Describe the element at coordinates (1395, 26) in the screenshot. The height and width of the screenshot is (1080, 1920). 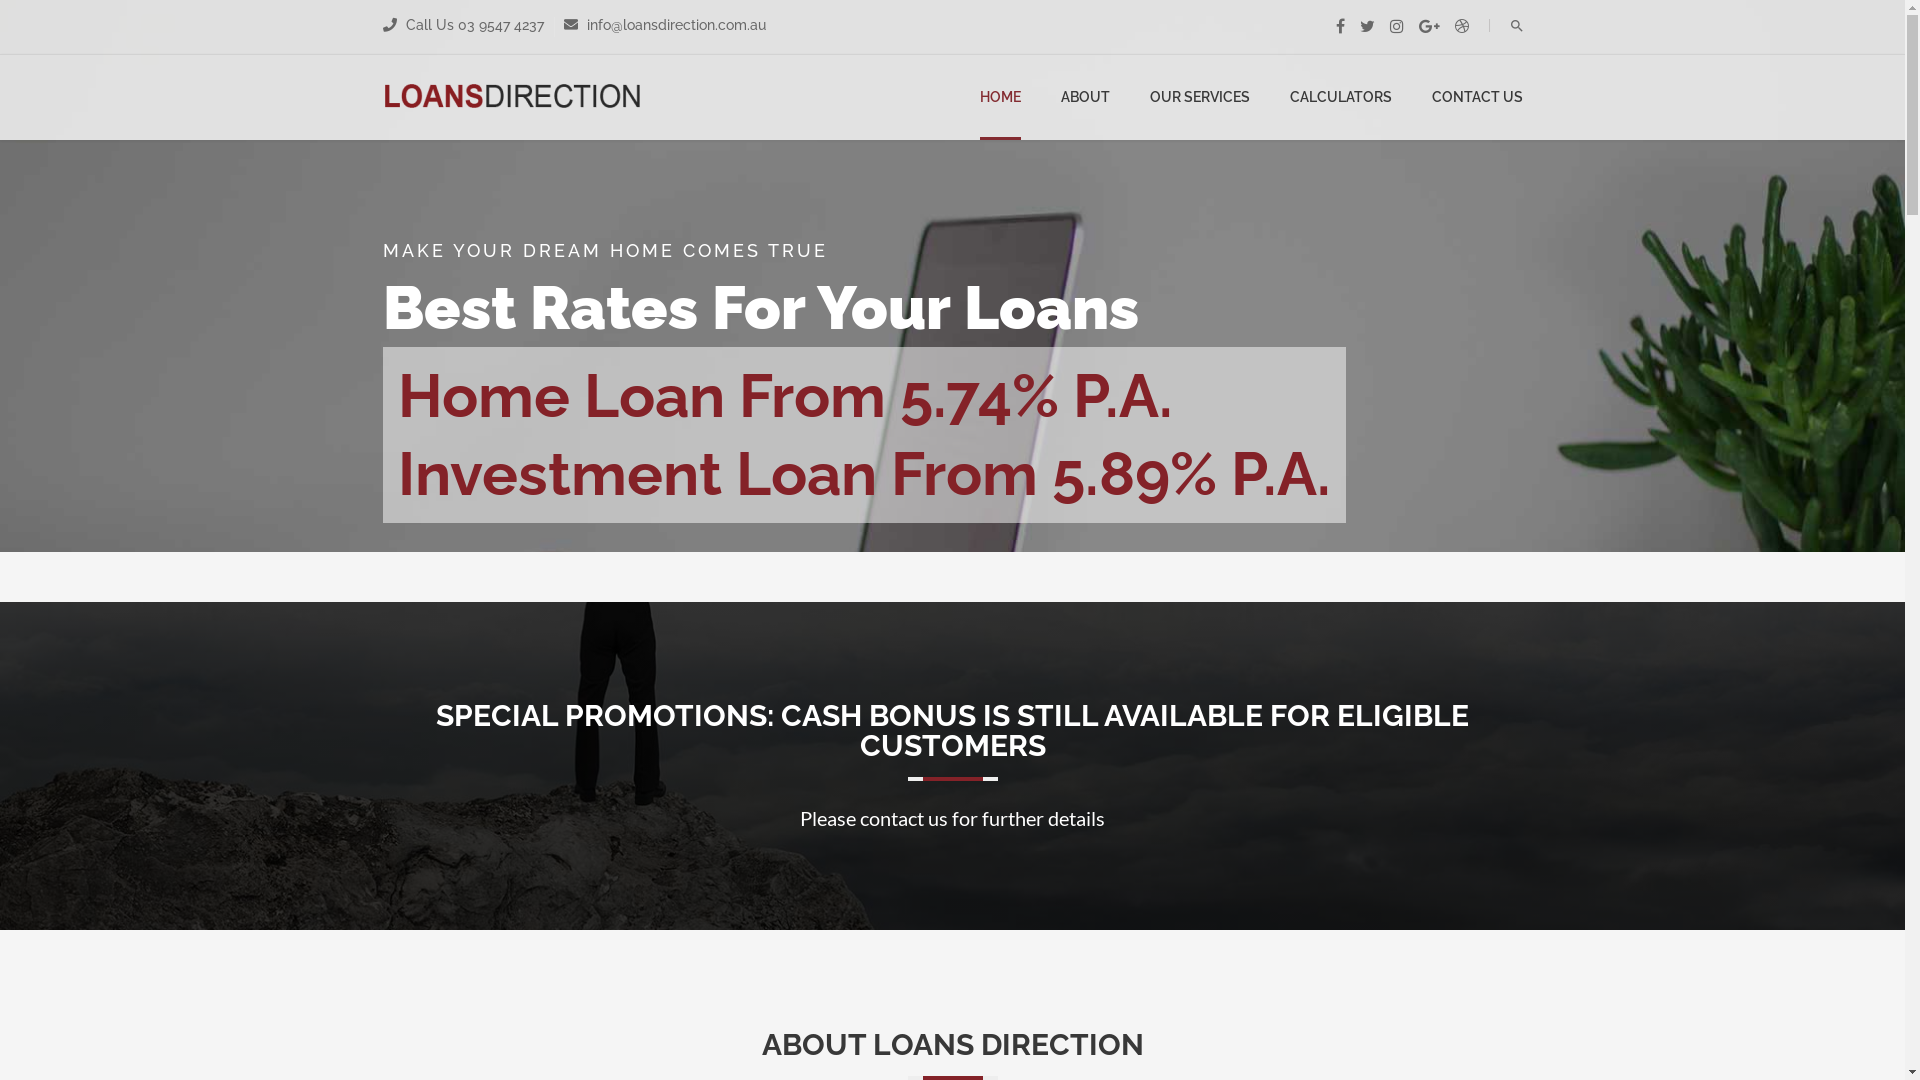
I see `'Instagram'` at that location.